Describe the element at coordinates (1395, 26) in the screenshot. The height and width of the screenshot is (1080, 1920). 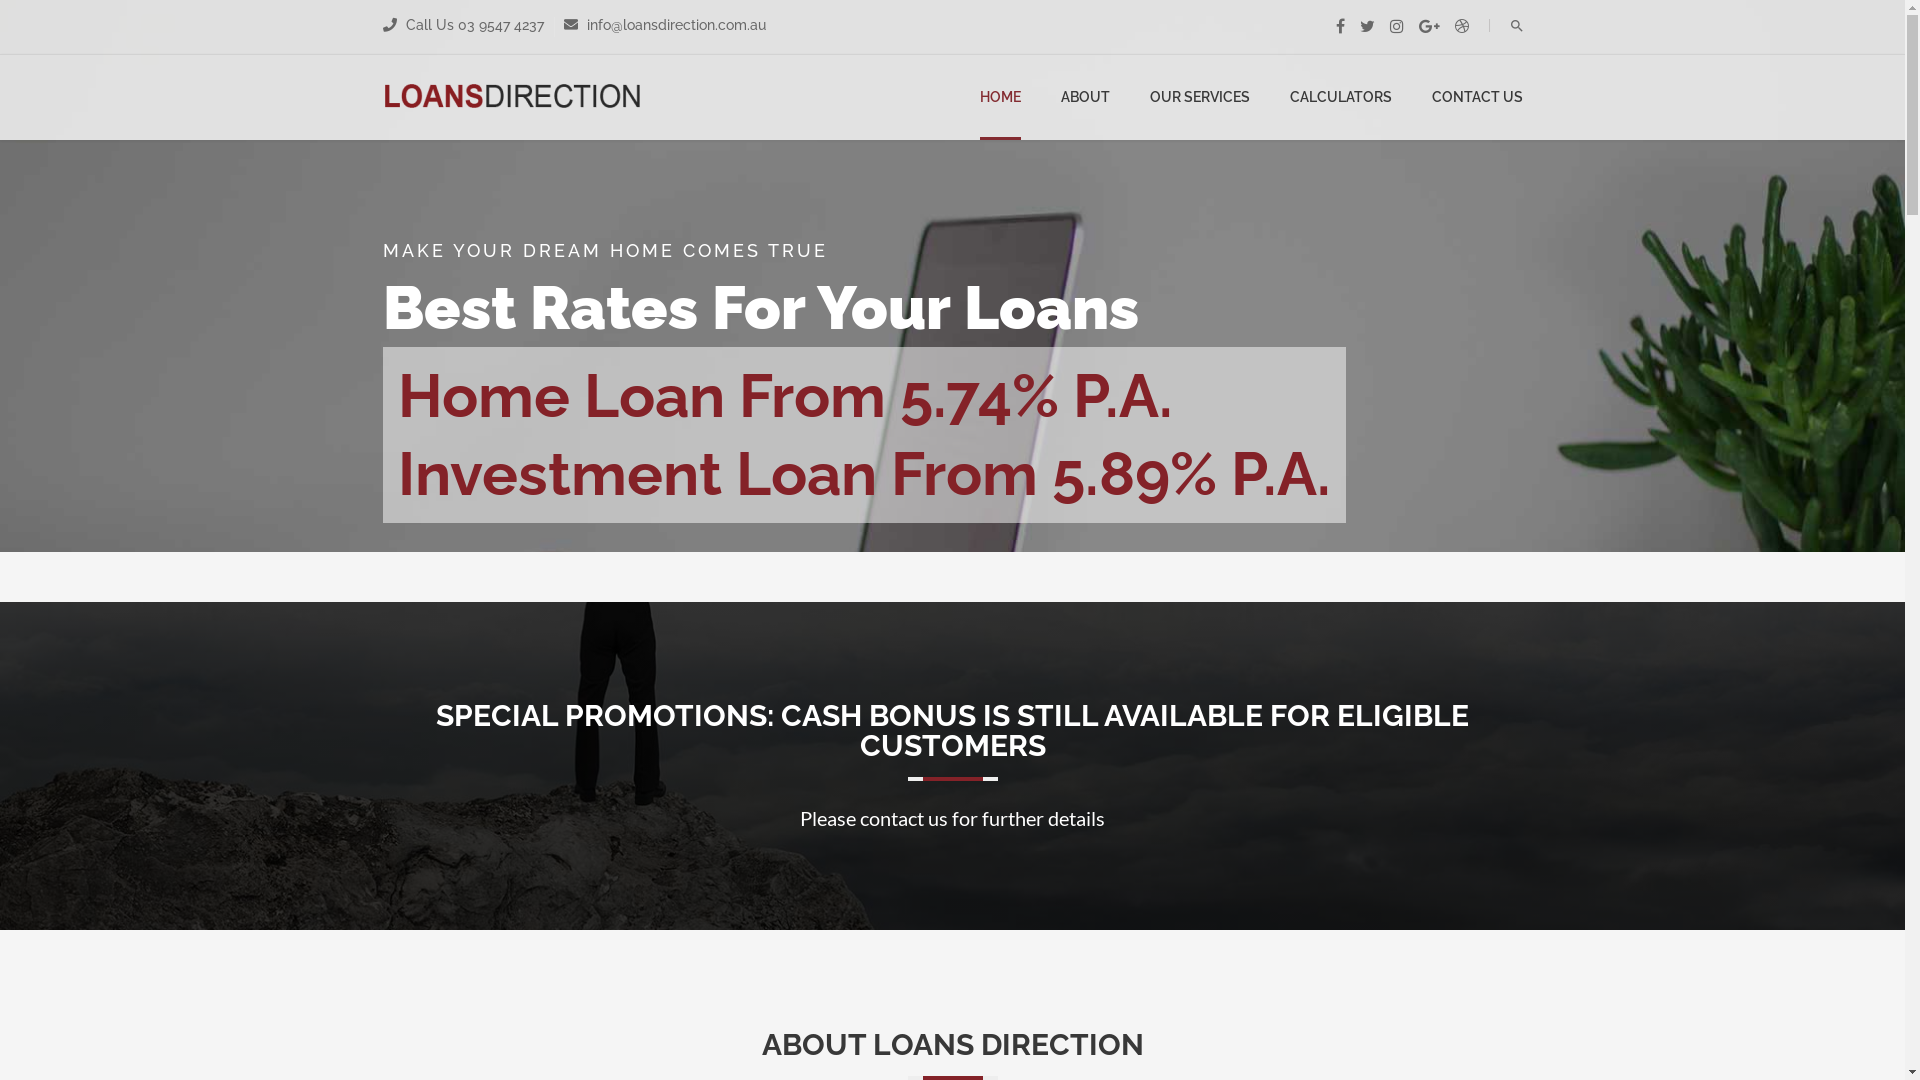
I see `'Instagram'` at that location.